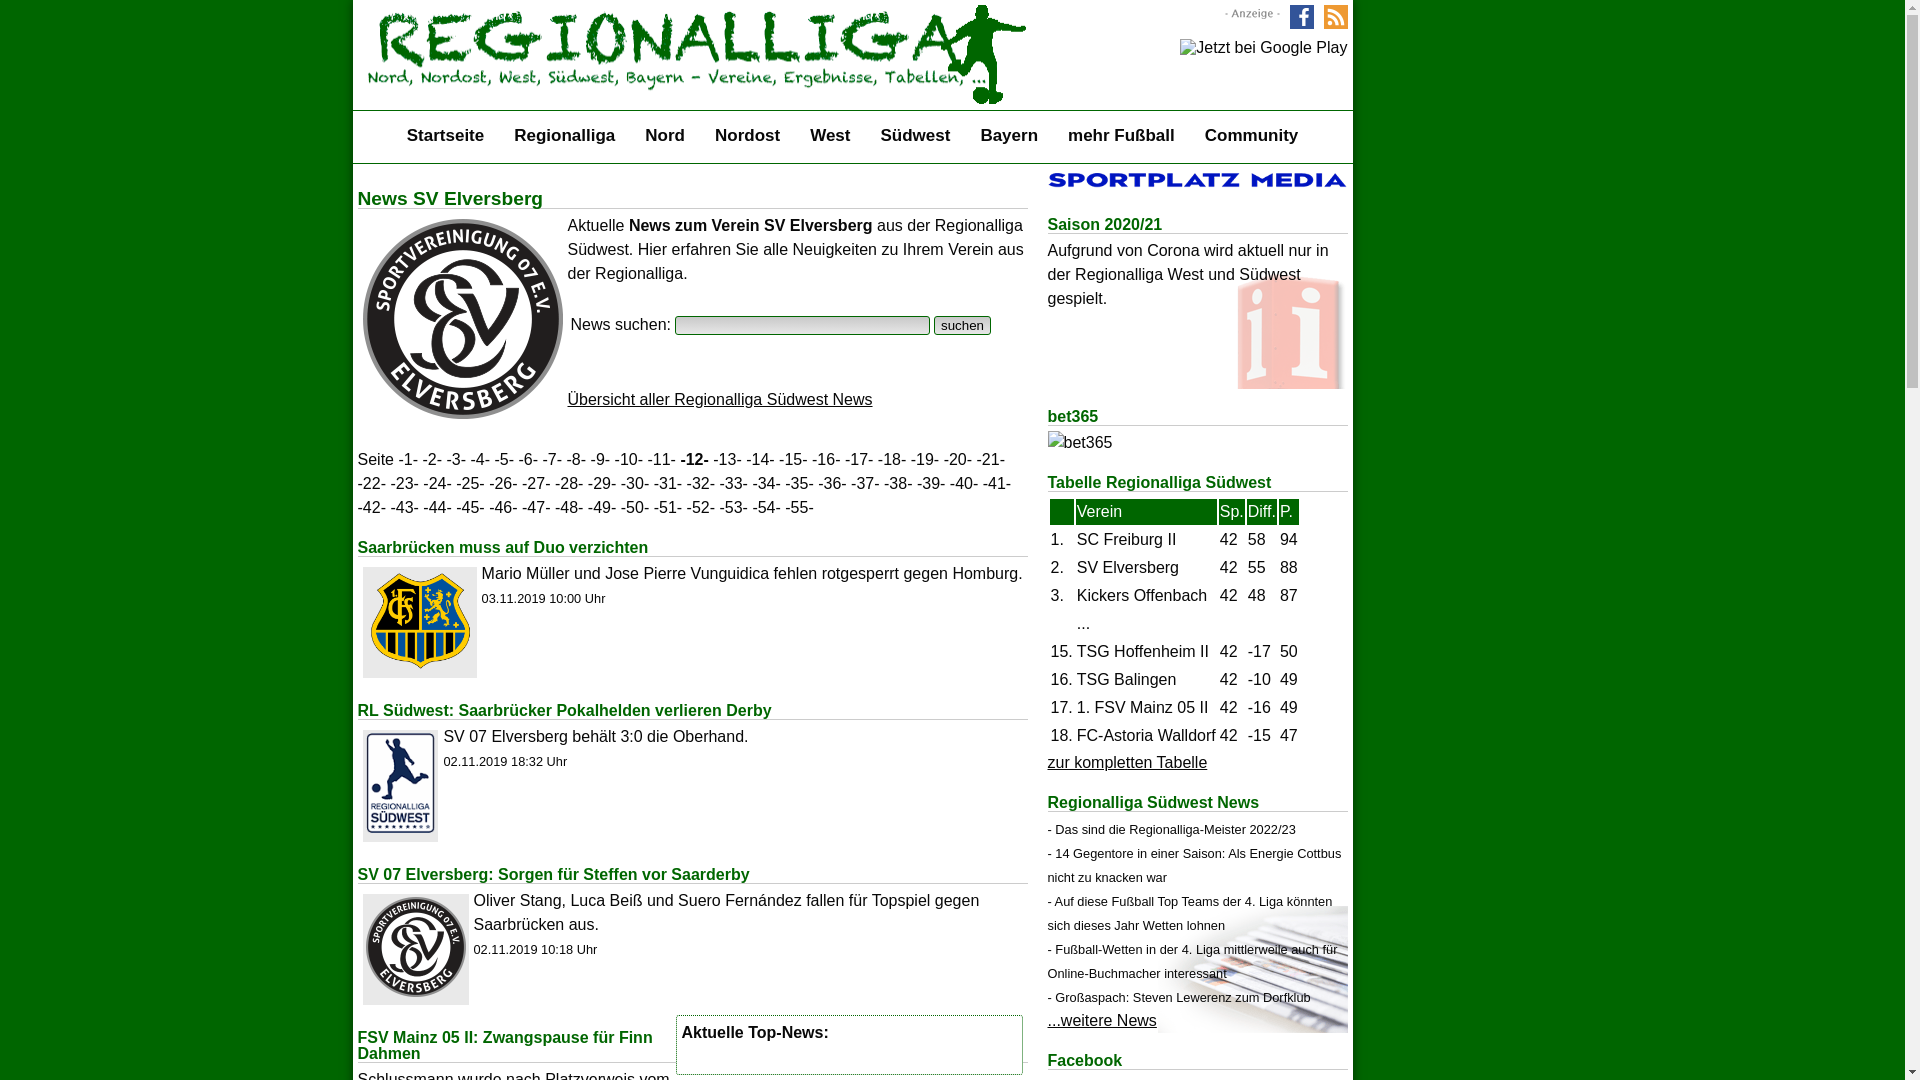 The height and width of the screenshot is (1080, 1920). What do you see at coordinates (552, 459) in the screenshot?
I see `'-7-'` at bounding box center [552, 459].